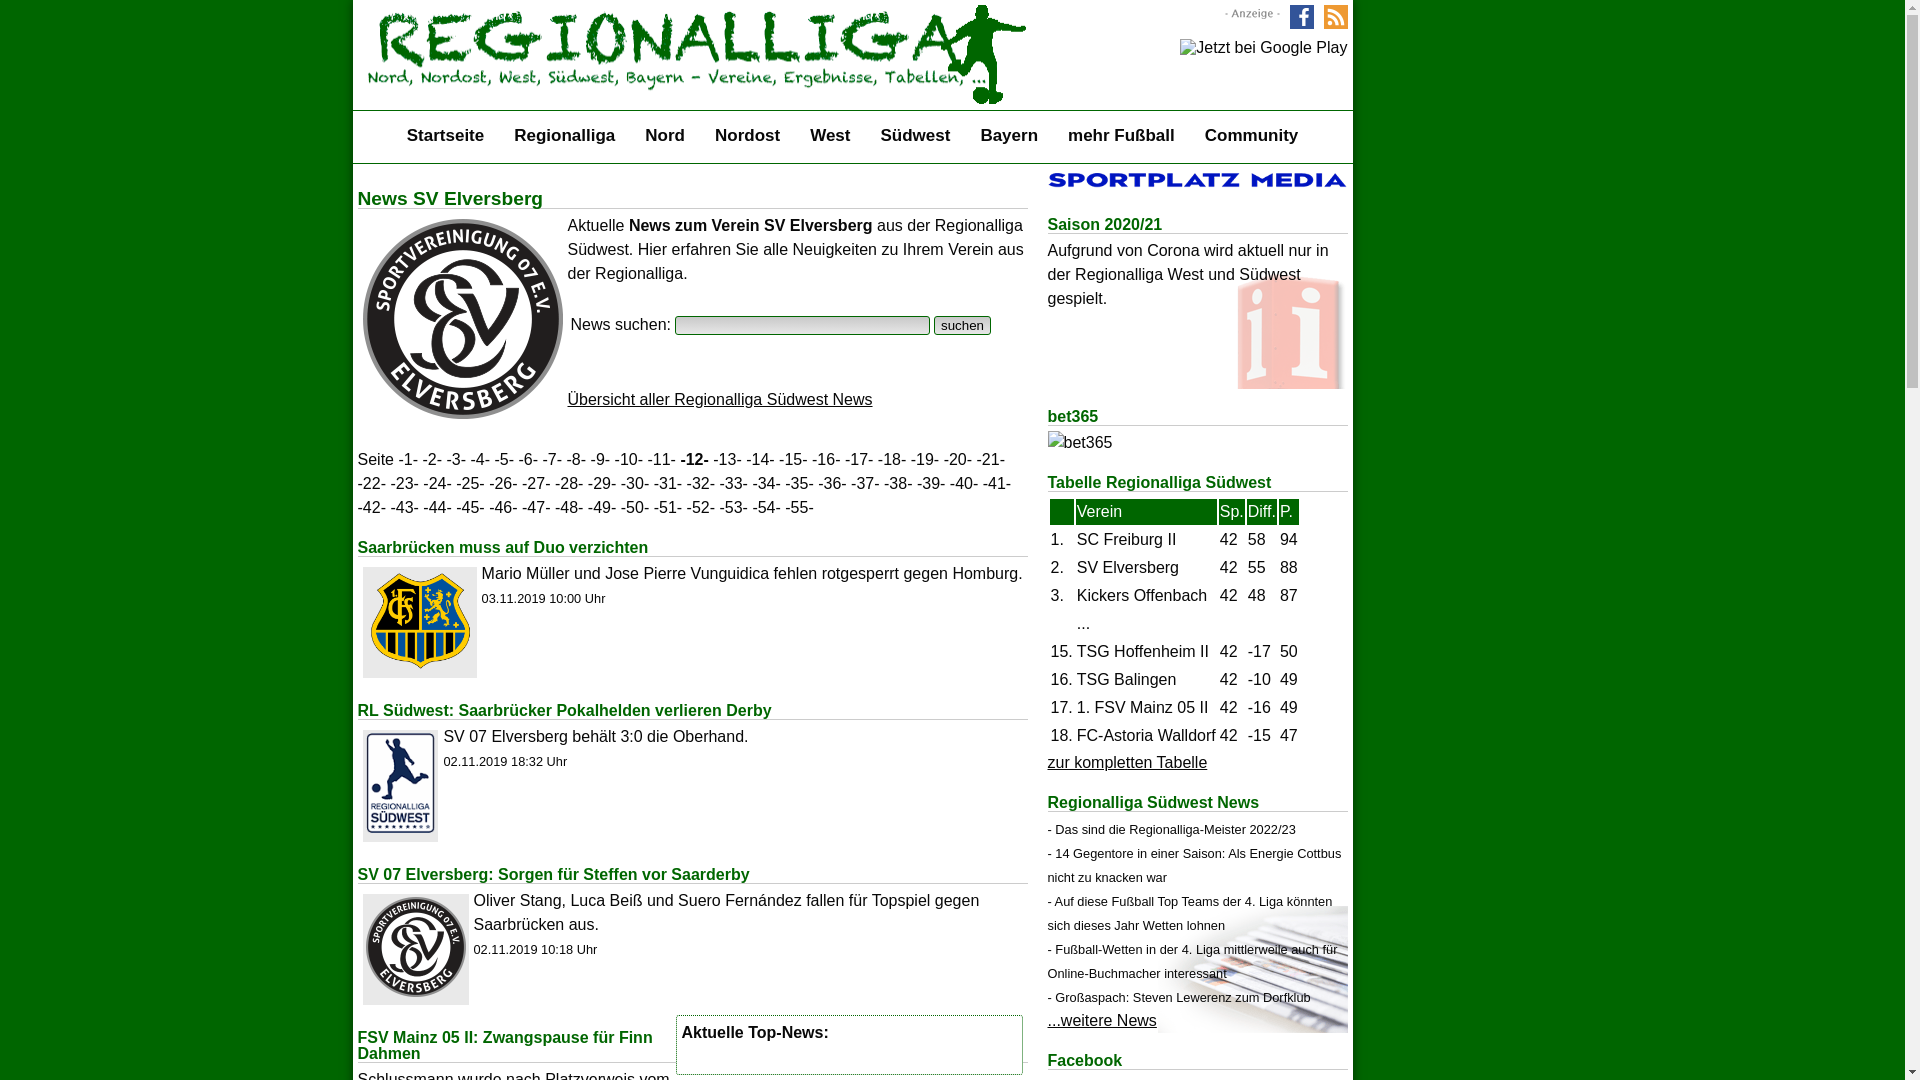 The height and width of the screenshot is (1080, 1920). What do you see at coordinates (552, 459) in the screenshot?
I see `'-7-'` at bounding box center [552, 459].